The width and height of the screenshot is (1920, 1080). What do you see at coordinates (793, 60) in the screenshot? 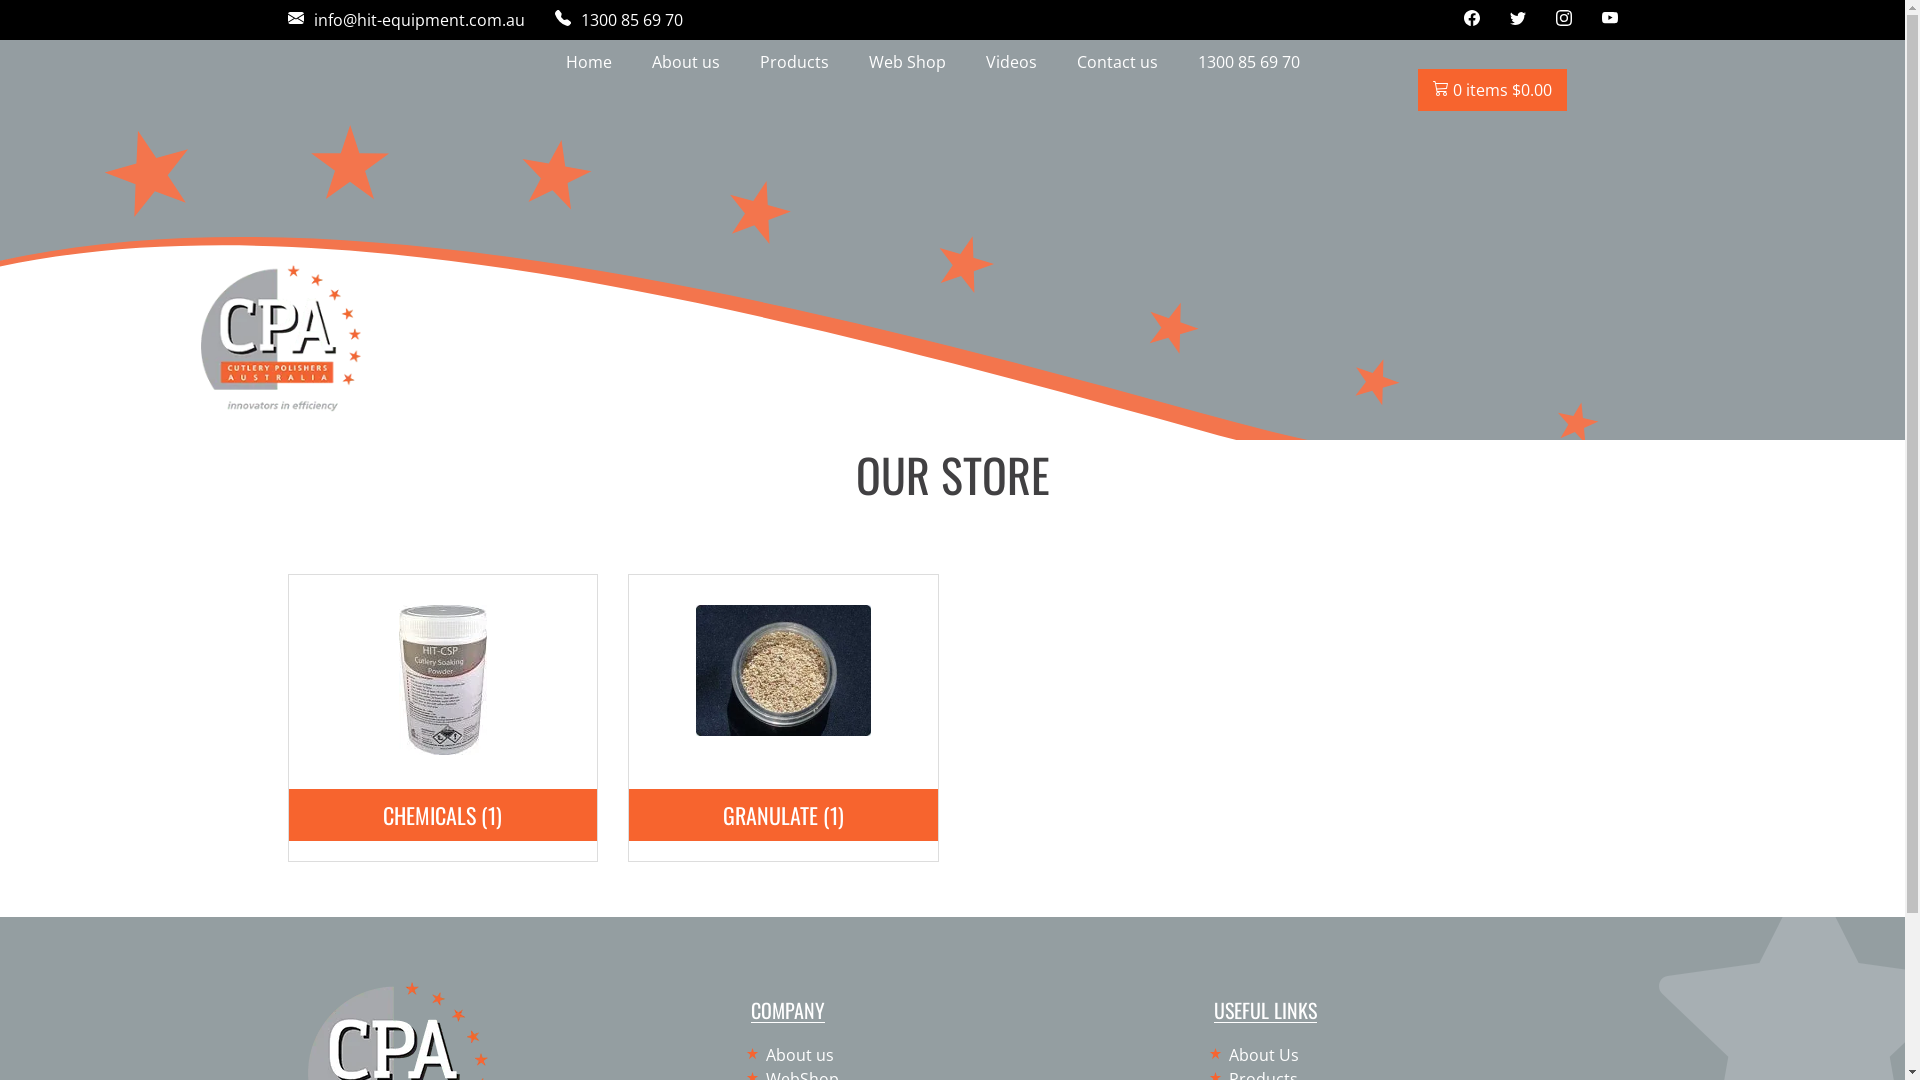
I see `'Products'` at bounding box center [793, 60].